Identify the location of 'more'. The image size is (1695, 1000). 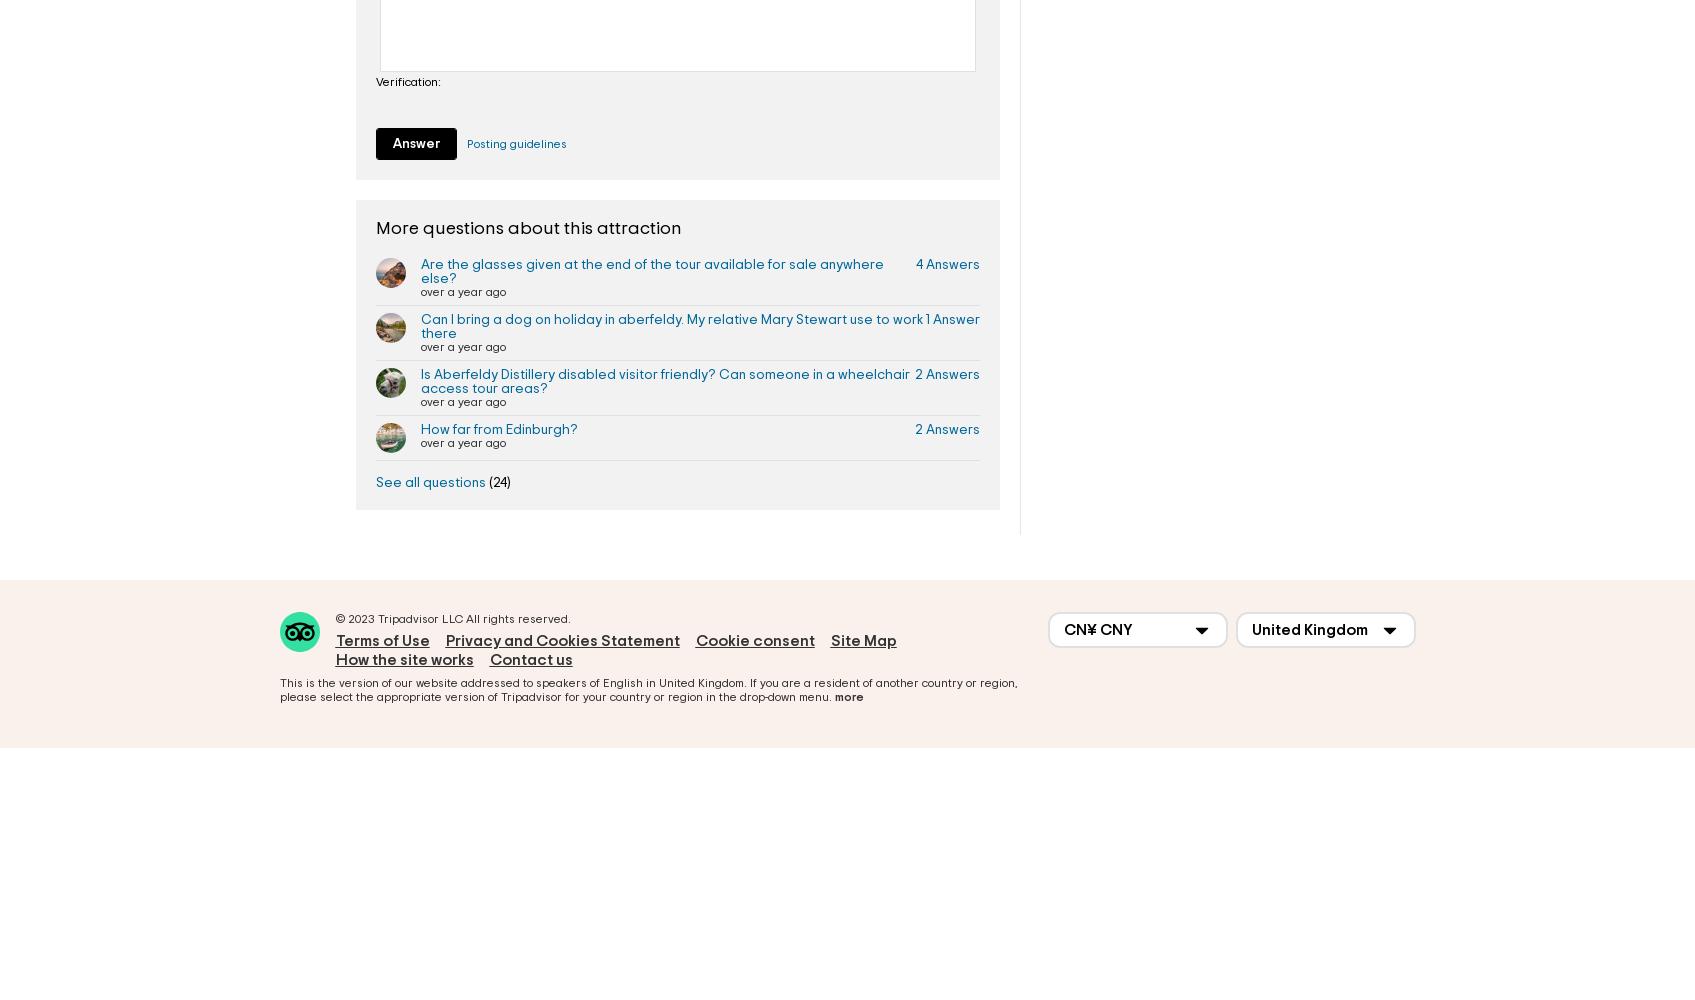
(848, 695).